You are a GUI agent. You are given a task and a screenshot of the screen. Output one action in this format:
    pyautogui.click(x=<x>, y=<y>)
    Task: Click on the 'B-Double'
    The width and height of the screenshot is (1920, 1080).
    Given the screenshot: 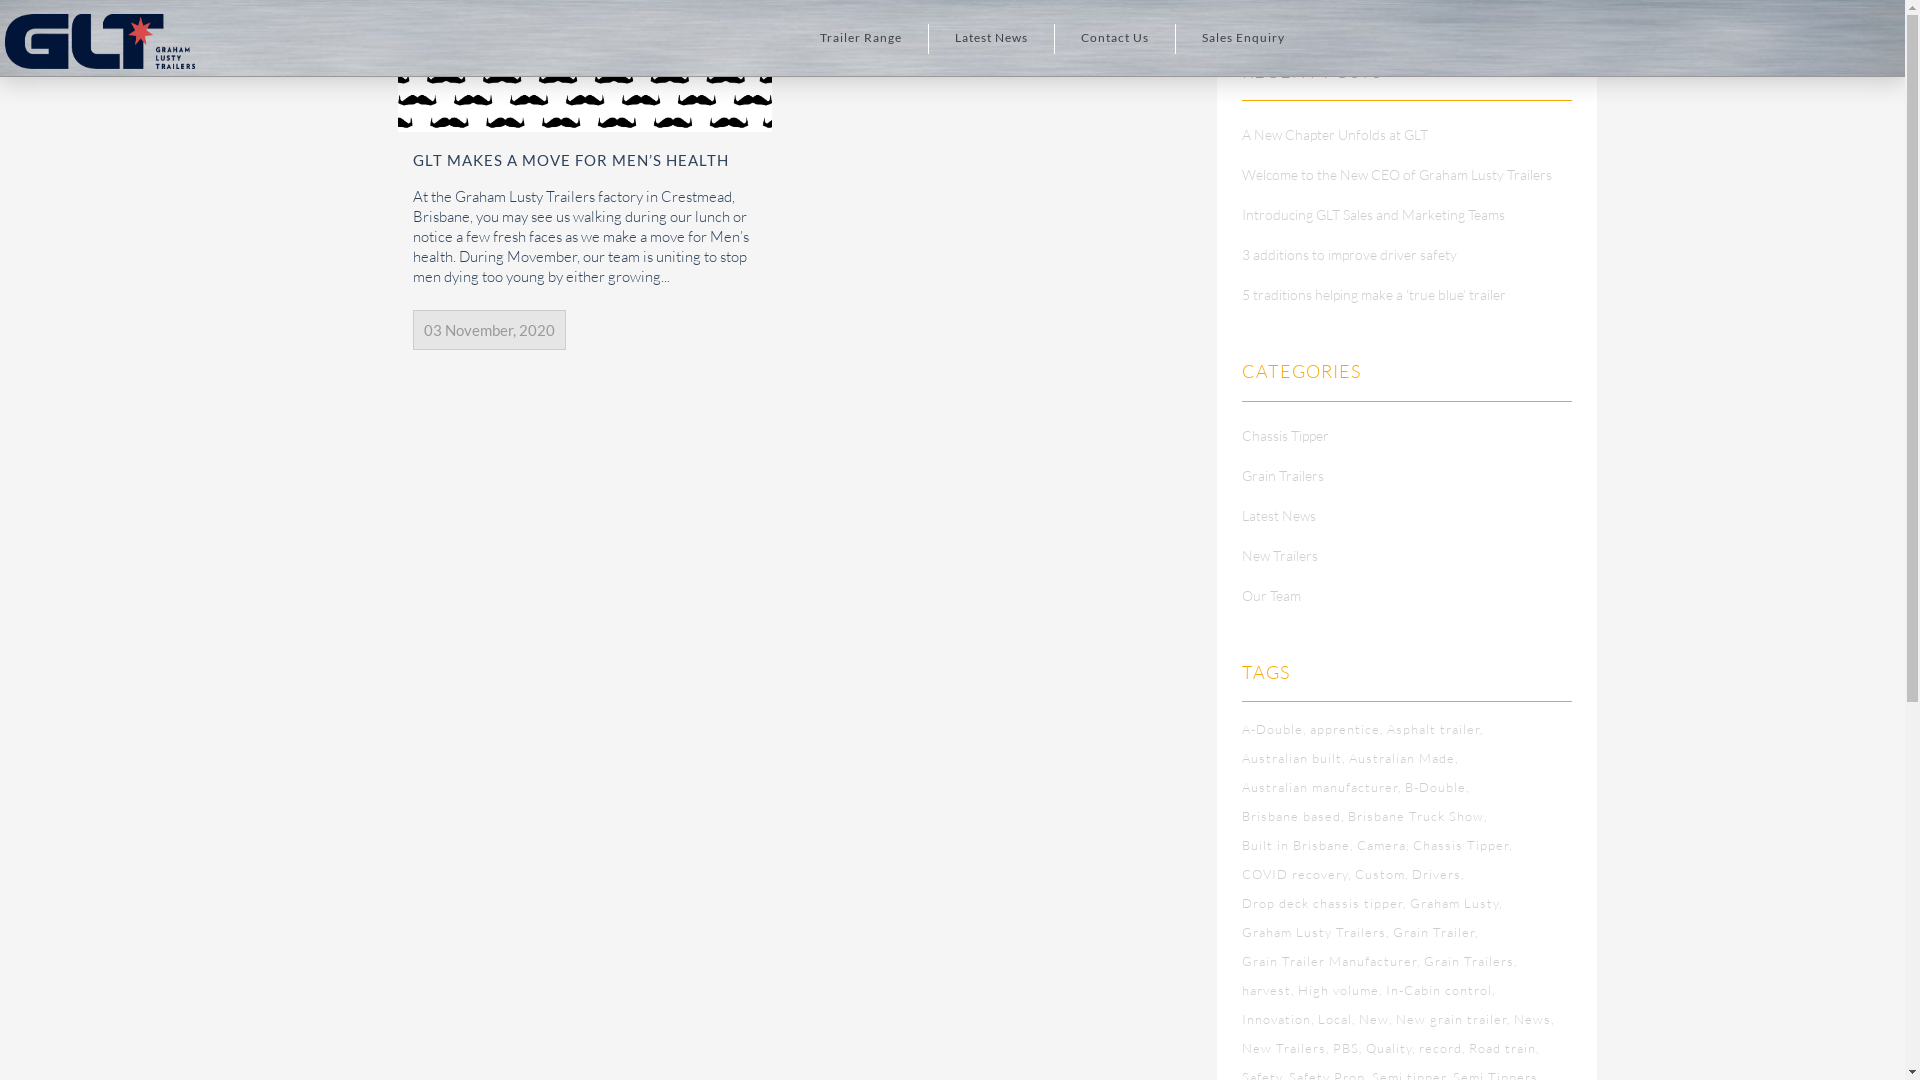 What is the action you would take?
    pyautogui.click(x=1436, y=785)
    